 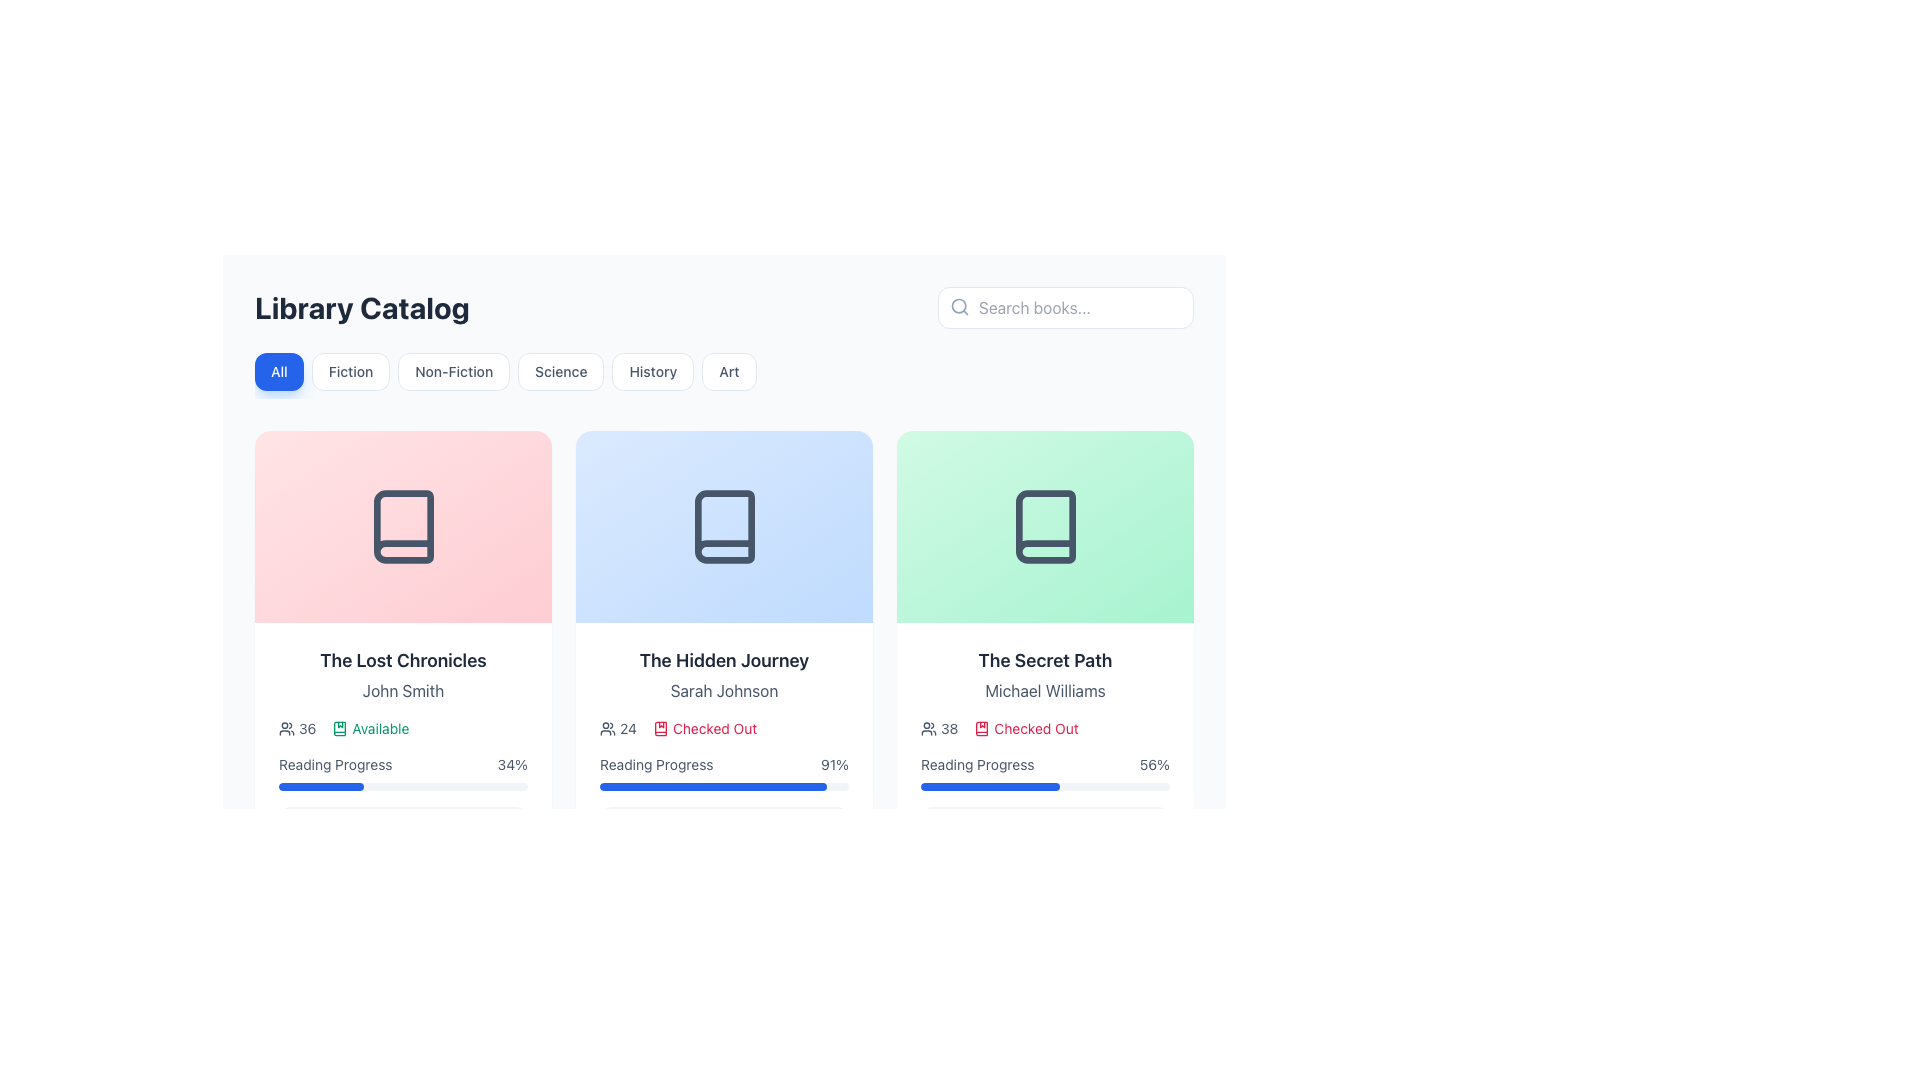 What do you see at coordinates (402, 651) in the screenshot?
I see `the Information Card displaying the book entry, which is the first card in the grid layout` at bounding box center [402, 651].